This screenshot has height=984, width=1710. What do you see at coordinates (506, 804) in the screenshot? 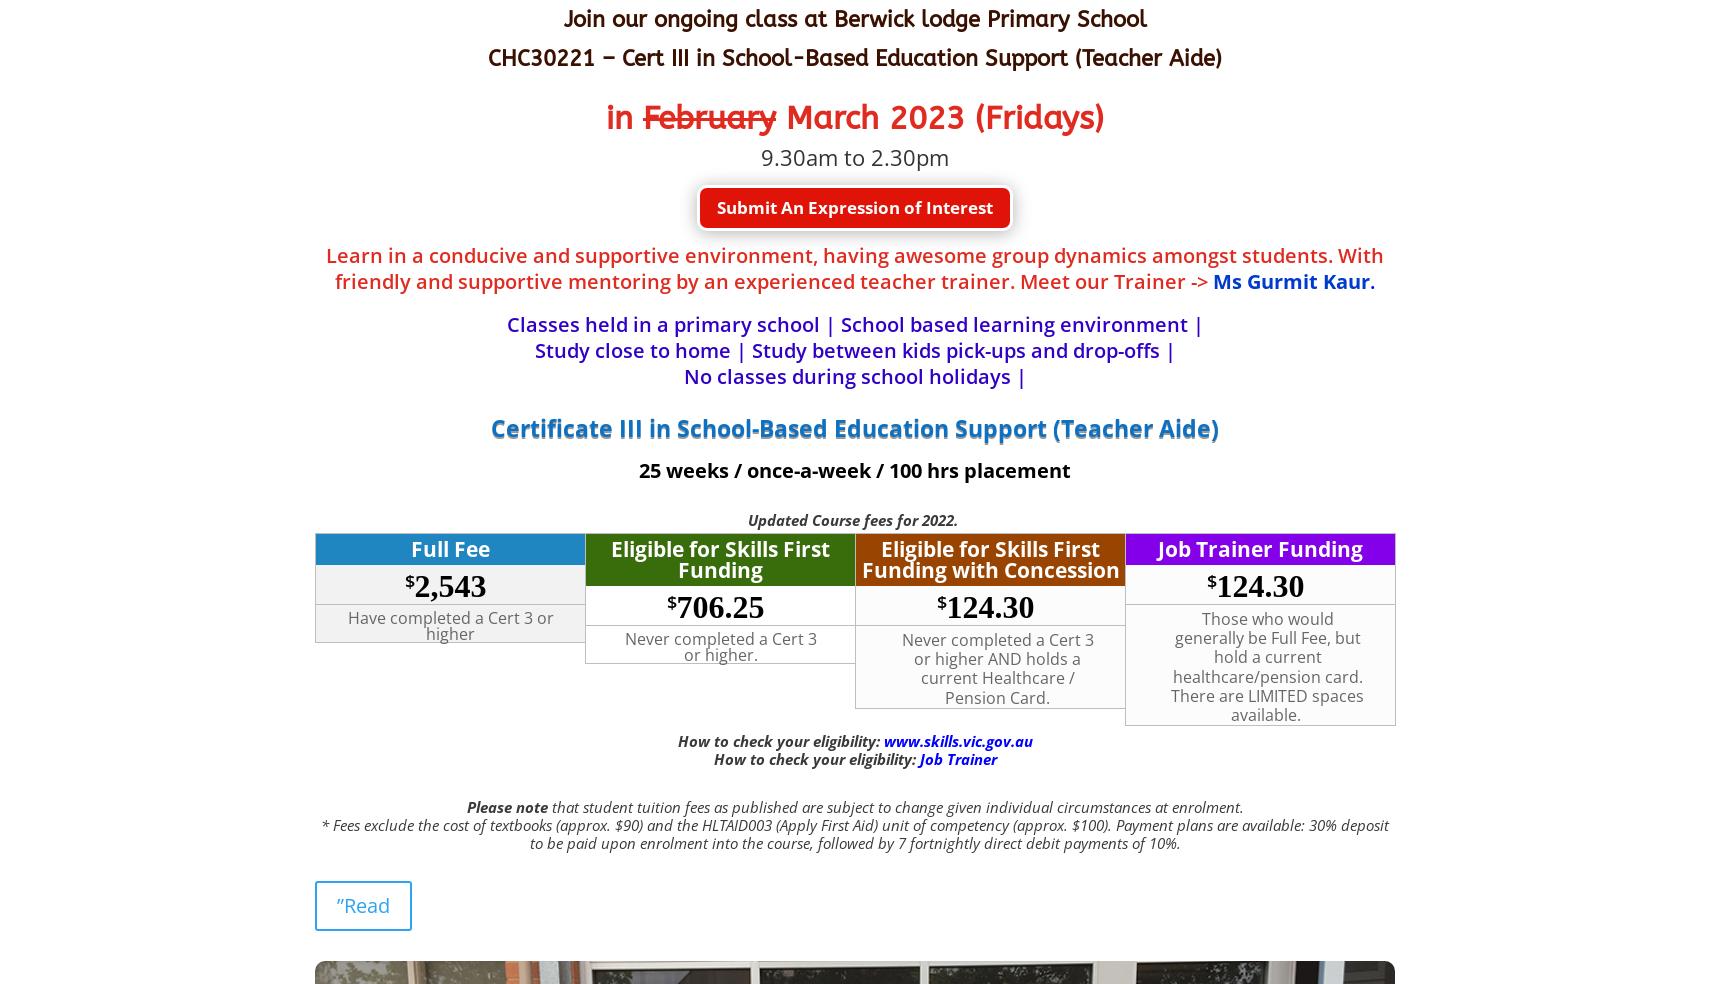
I see `'Please note'` at bounding box center [506, 804].